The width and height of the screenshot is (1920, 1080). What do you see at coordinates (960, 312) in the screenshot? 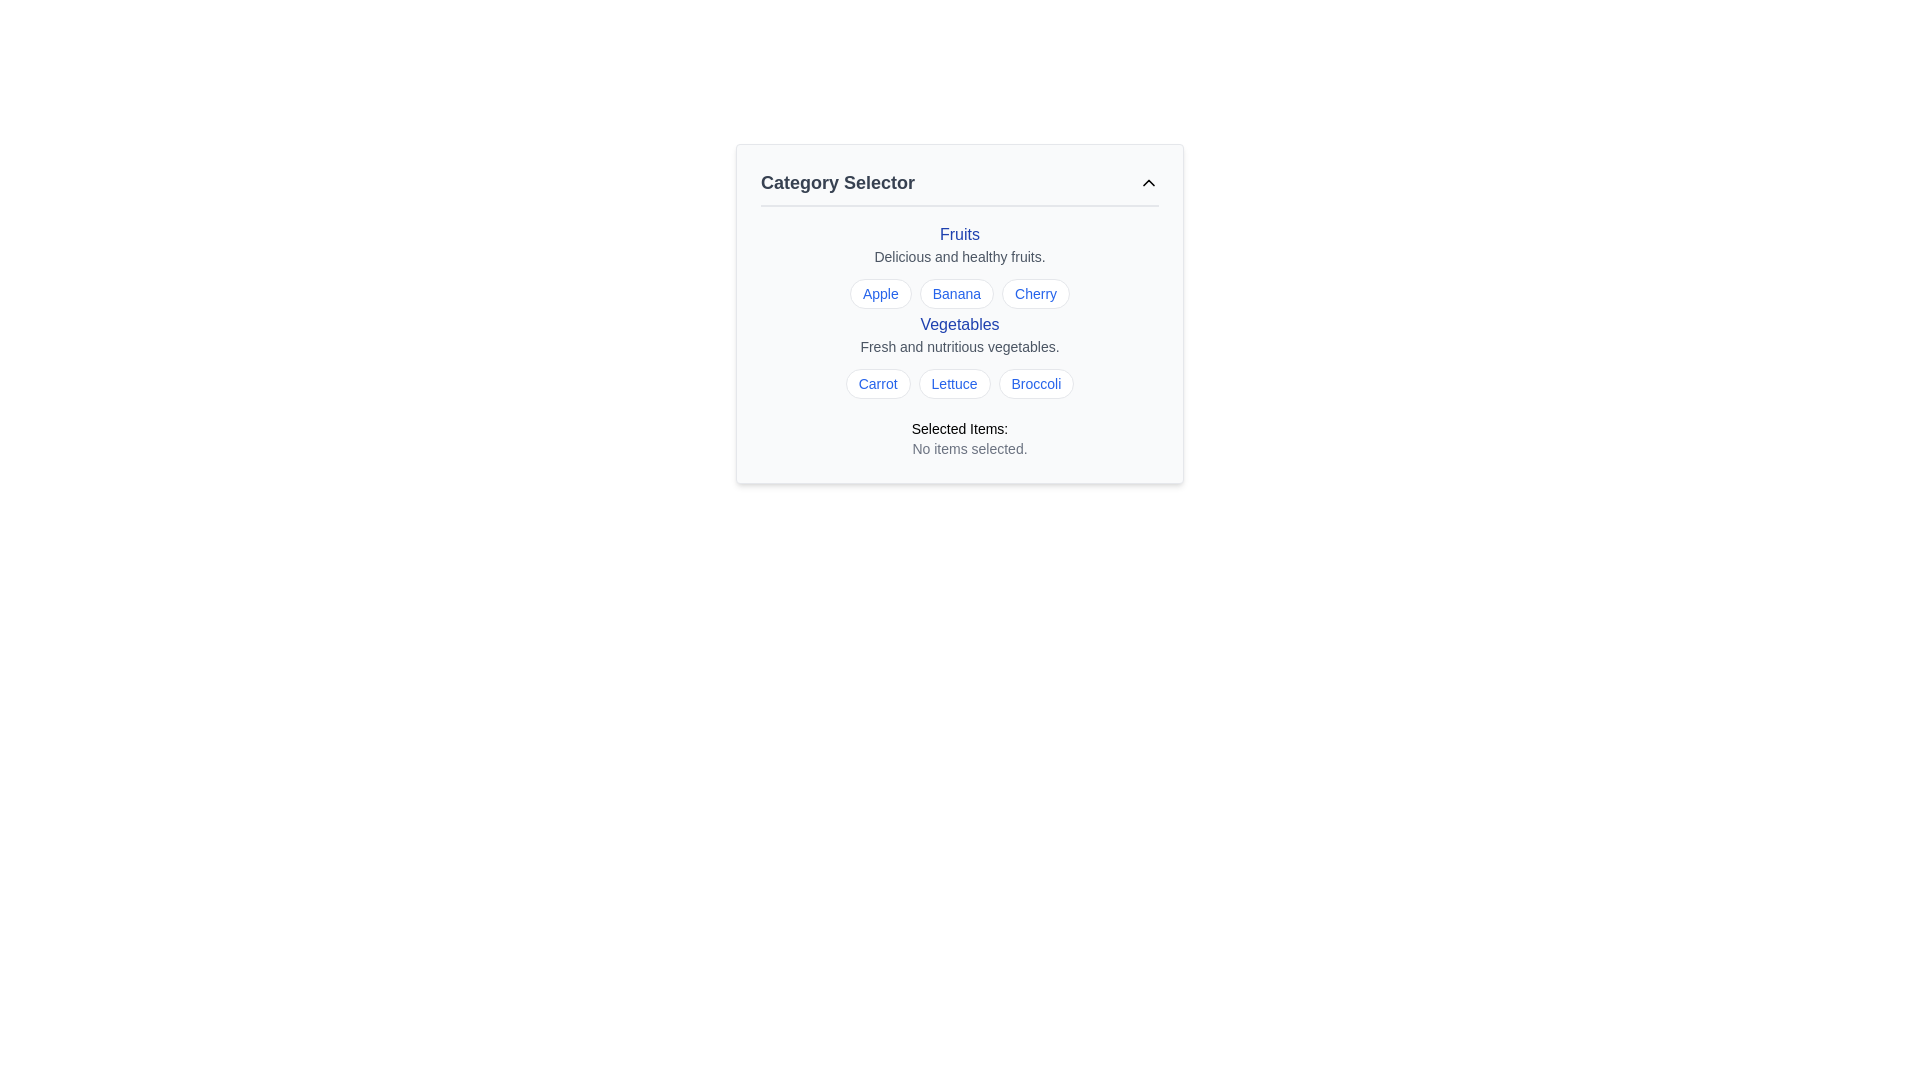
I see `the Categorized selectable list titled 'Category Selector'` at bounding box center [960, 312].